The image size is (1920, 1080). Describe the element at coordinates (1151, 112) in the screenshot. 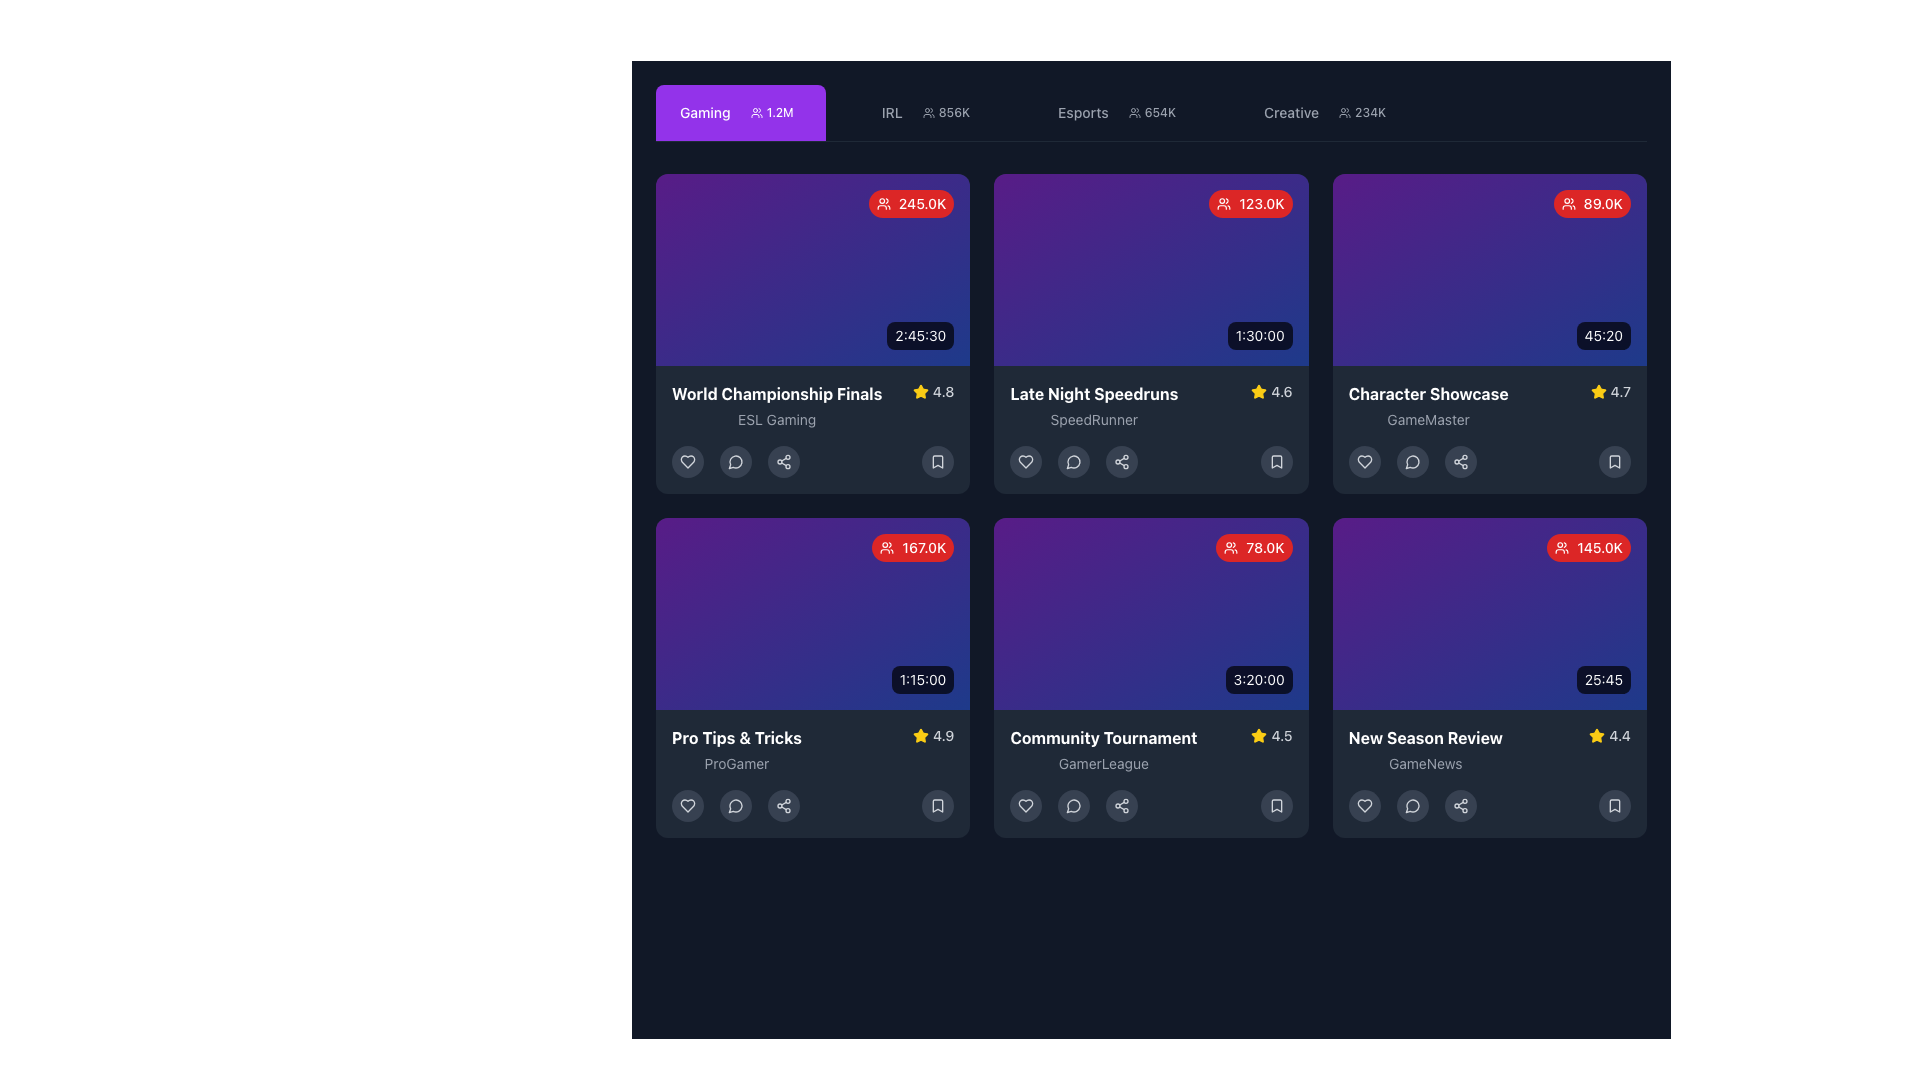

I see `the third navigational tab labeled 'Esports' to change its appearance` at that location.